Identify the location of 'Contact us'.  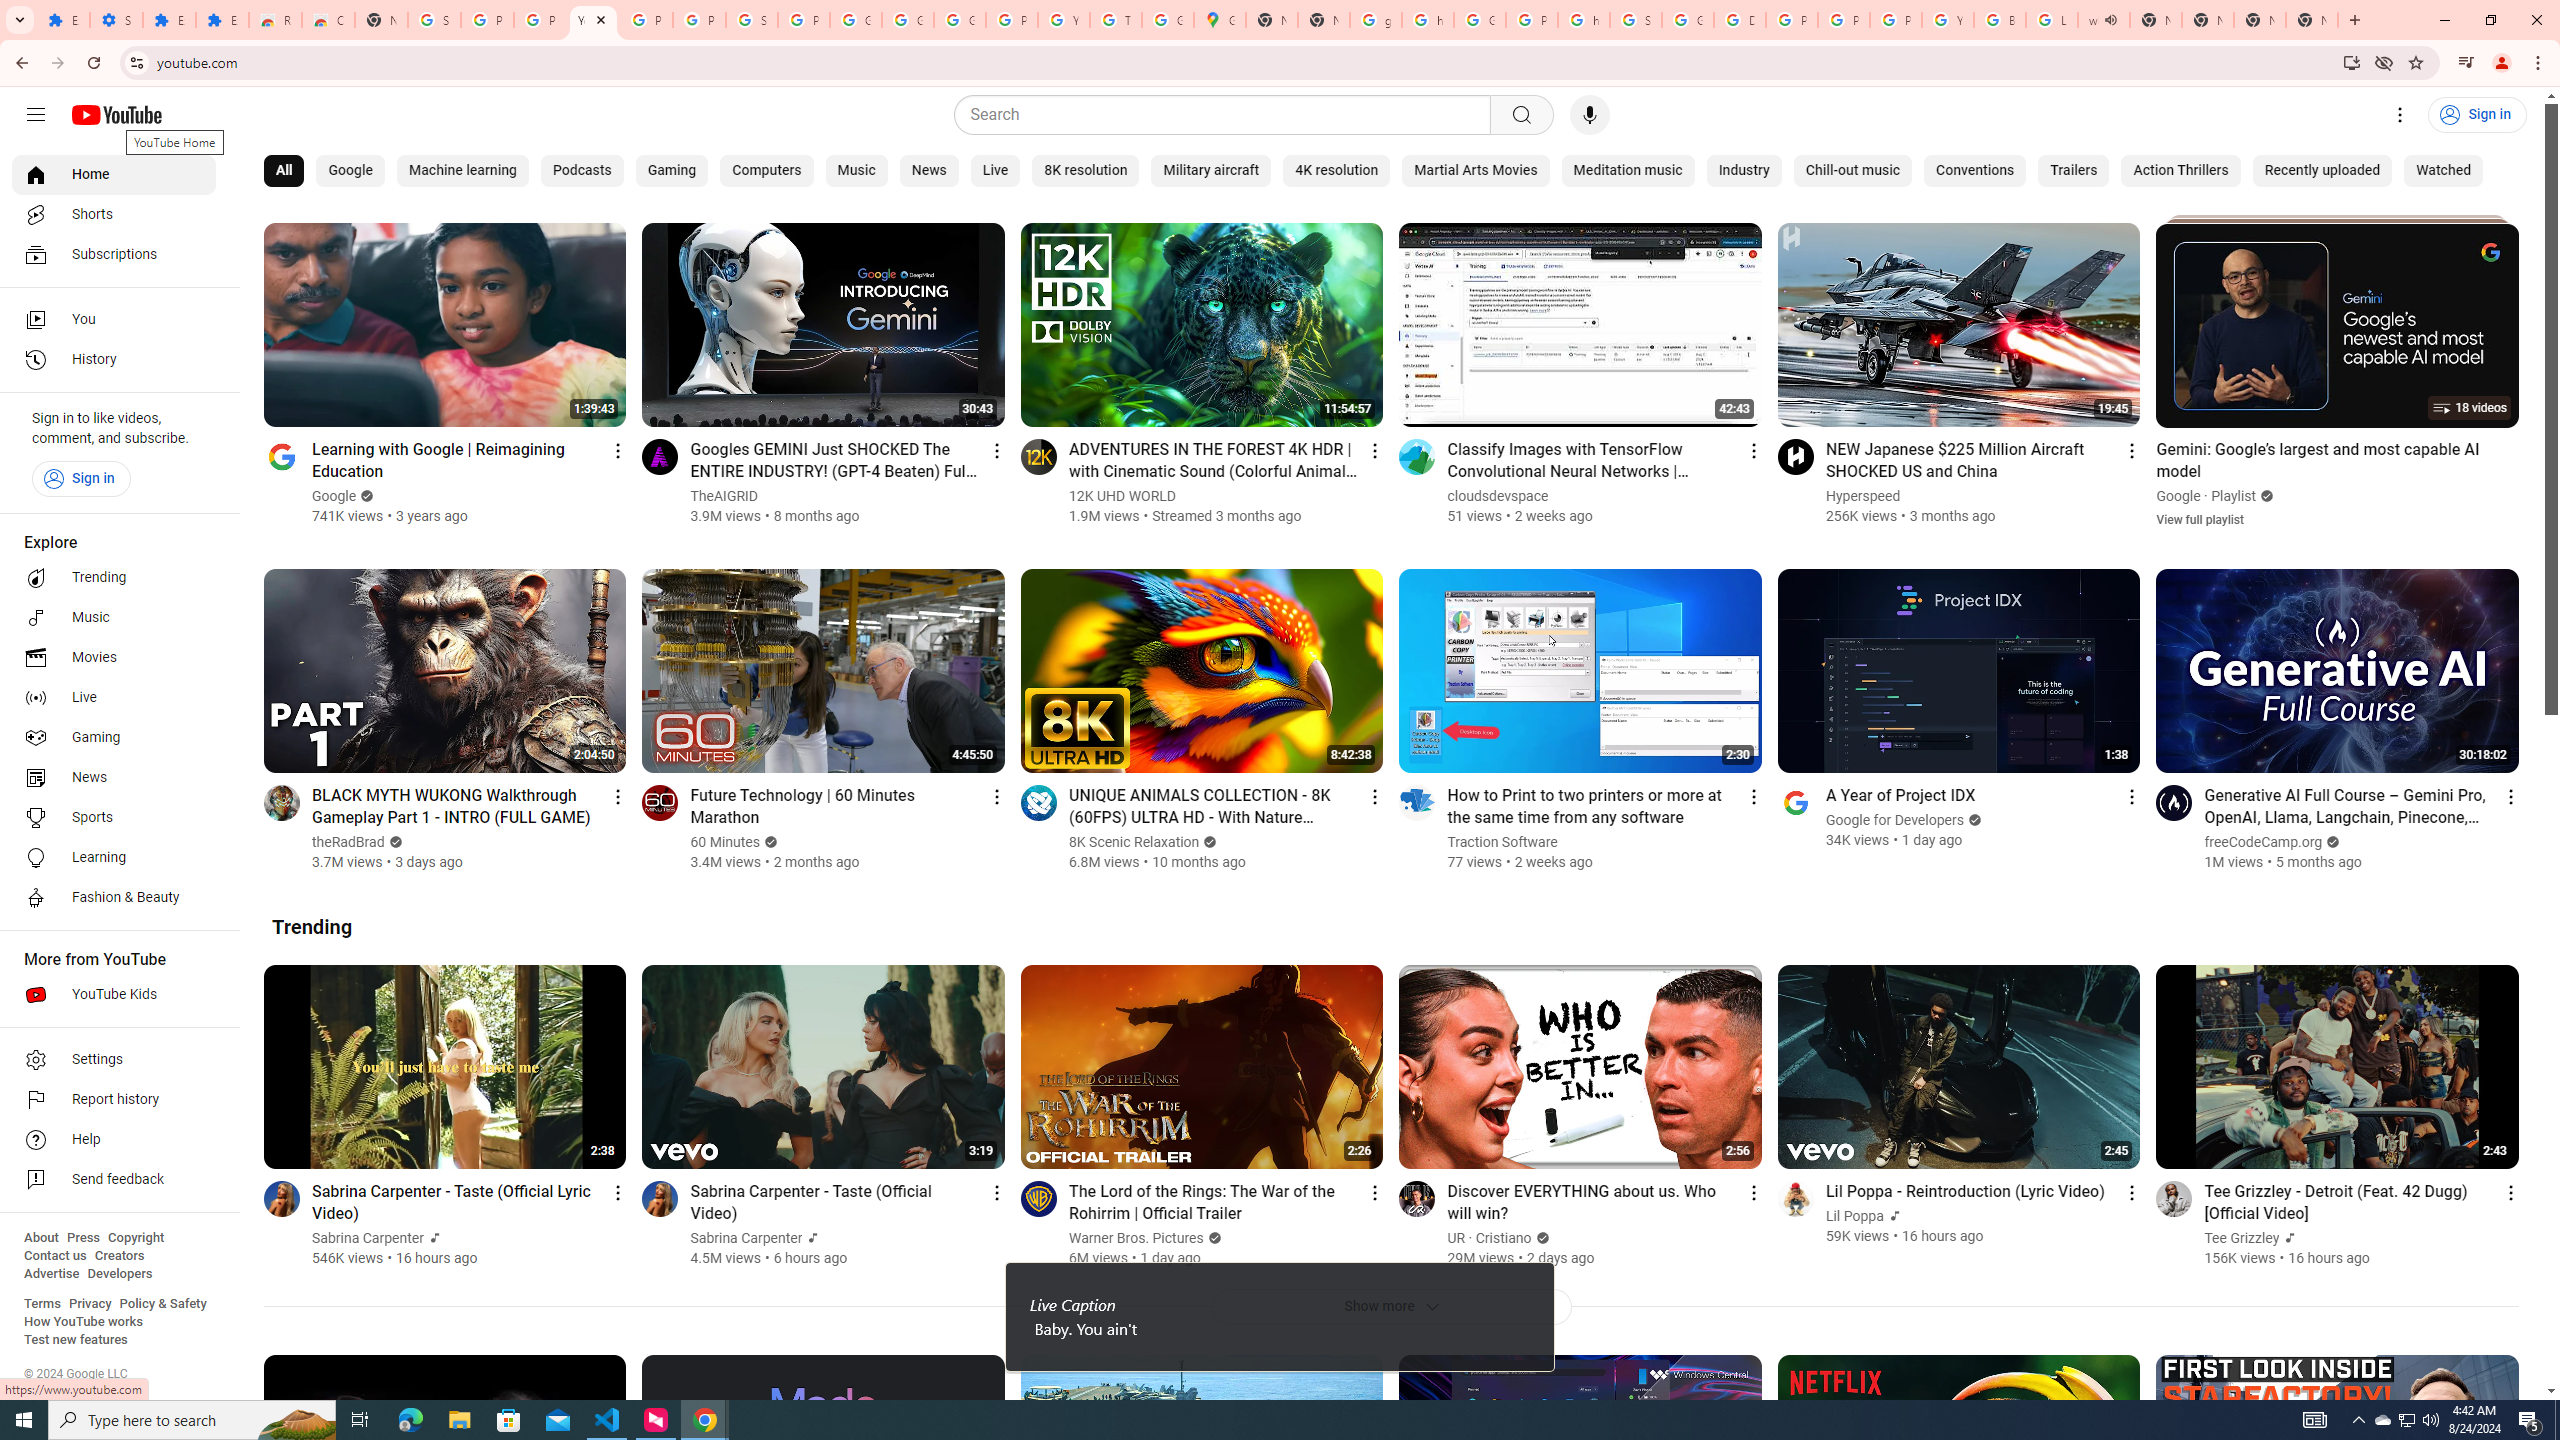
(54, 1255).